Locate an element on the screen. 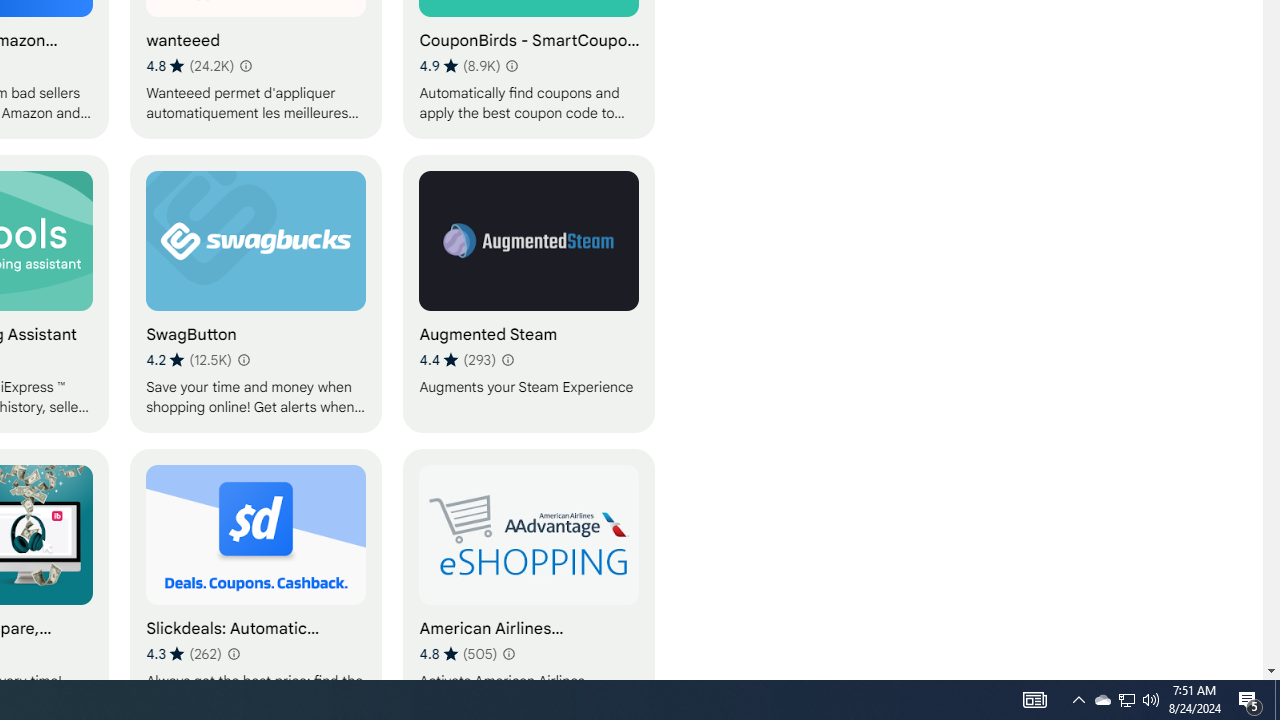  'SwagButton' is located at coordinates (255, 293).